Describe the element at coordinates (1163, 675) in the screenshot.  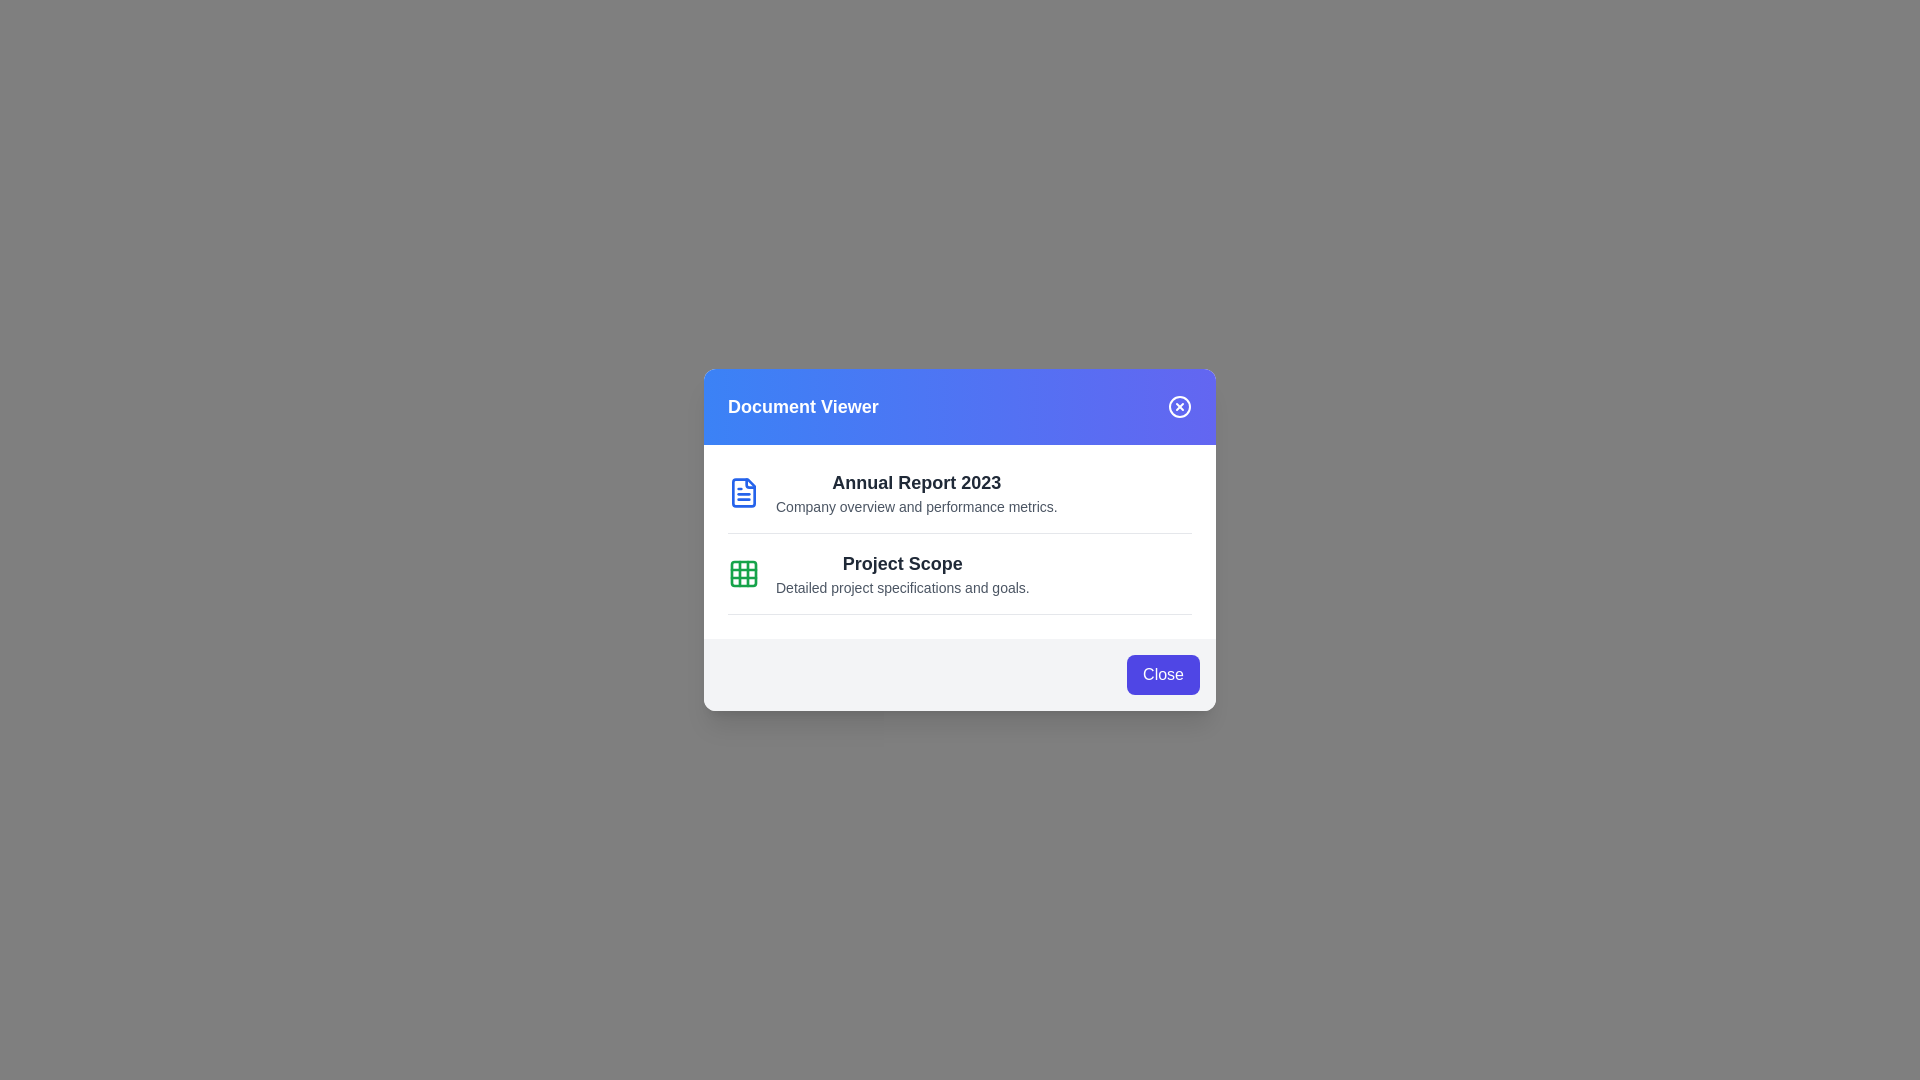
I see `Close button located at the bottom-right corner of the dialog` at that location.